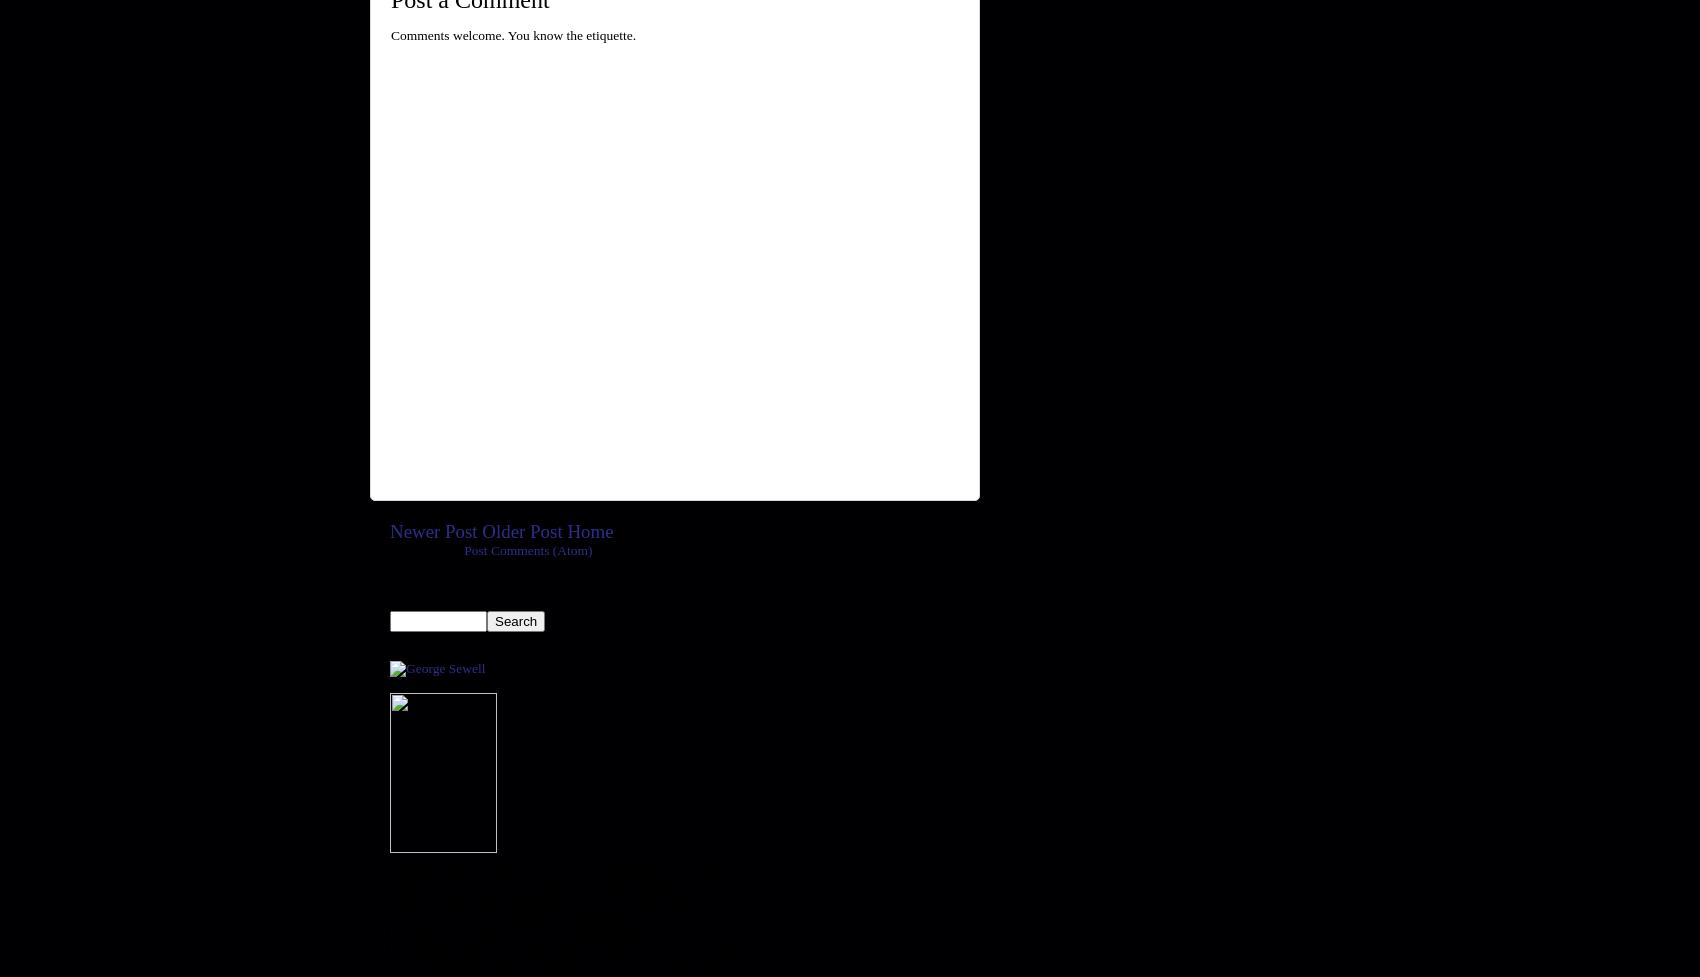 Image resolution: width=1700 pixels, height=977 pixels. Describe the element at coordinates (388, 644) in the screenshot. I see `'George Sewell'` at that location.